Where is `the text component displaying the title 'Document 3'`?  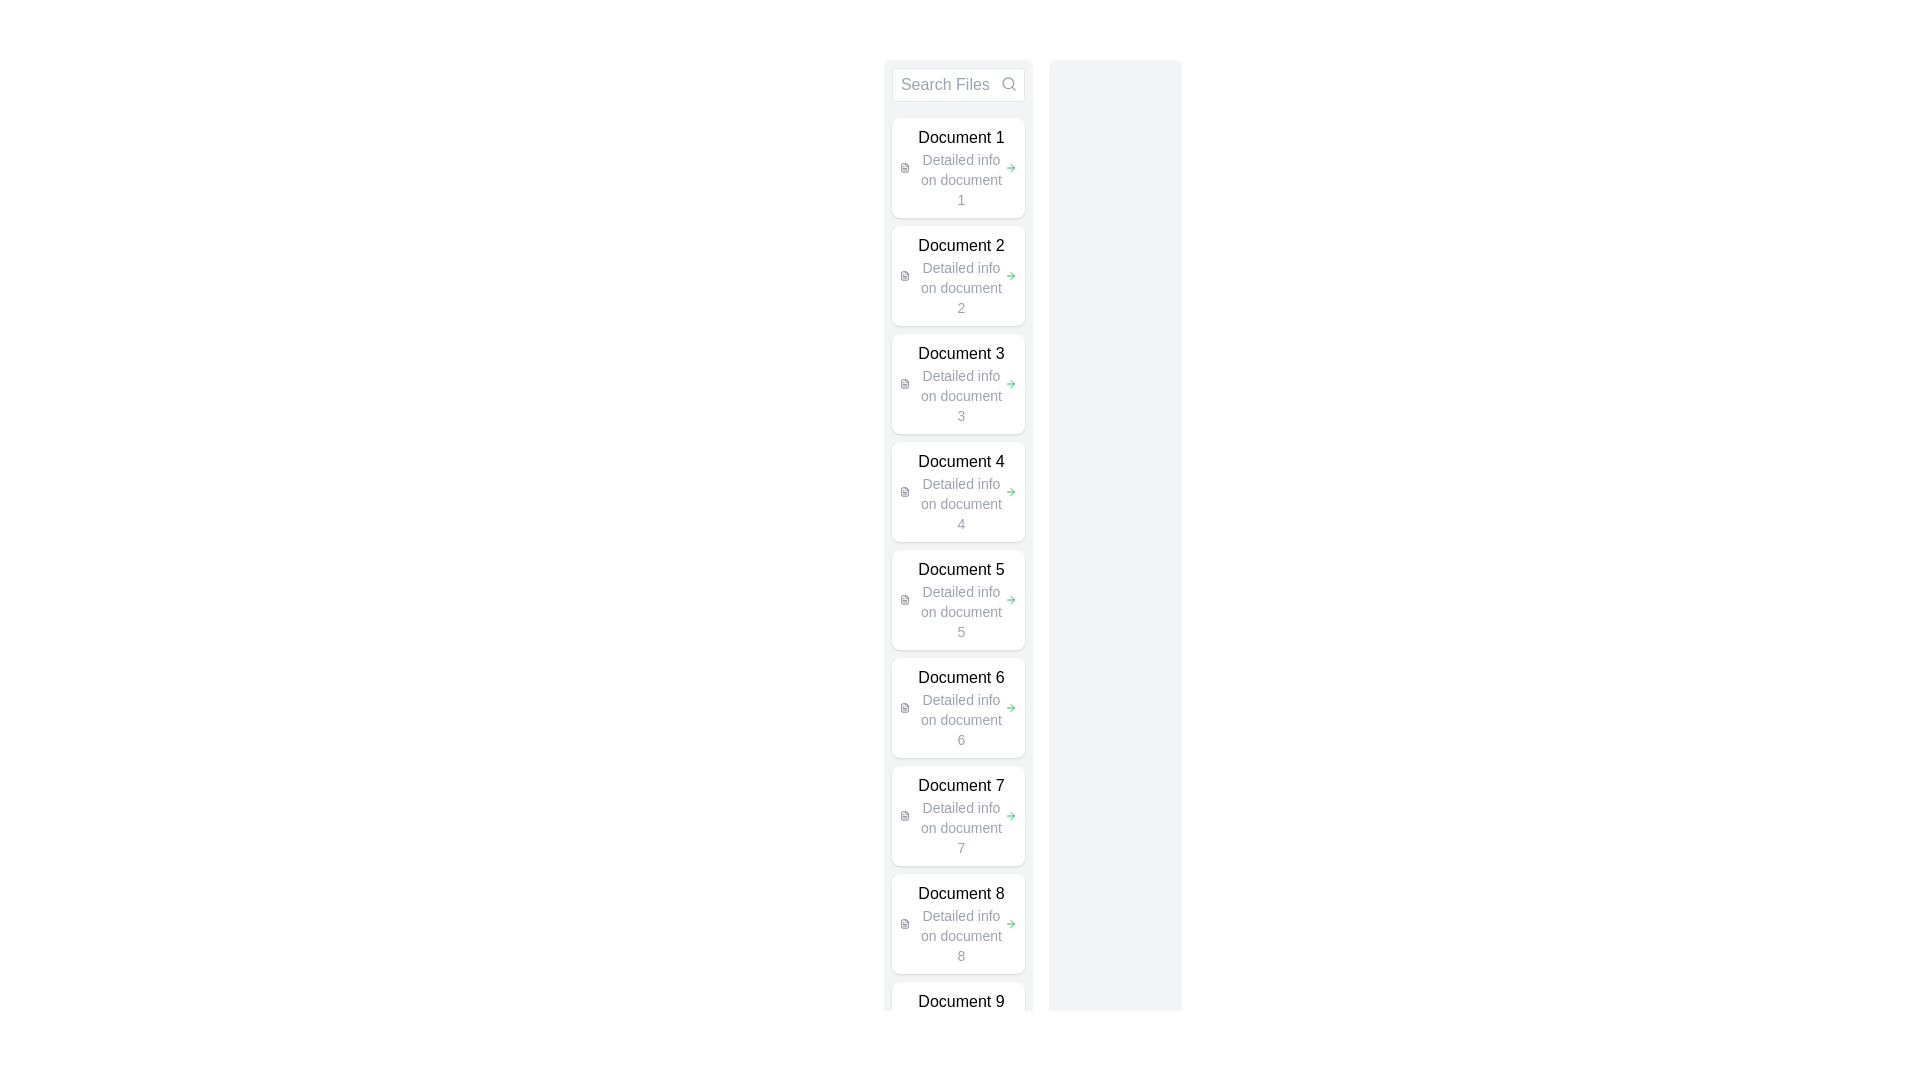 the text component displaying the title 'Document 3' is located at coordinates (961, 353).